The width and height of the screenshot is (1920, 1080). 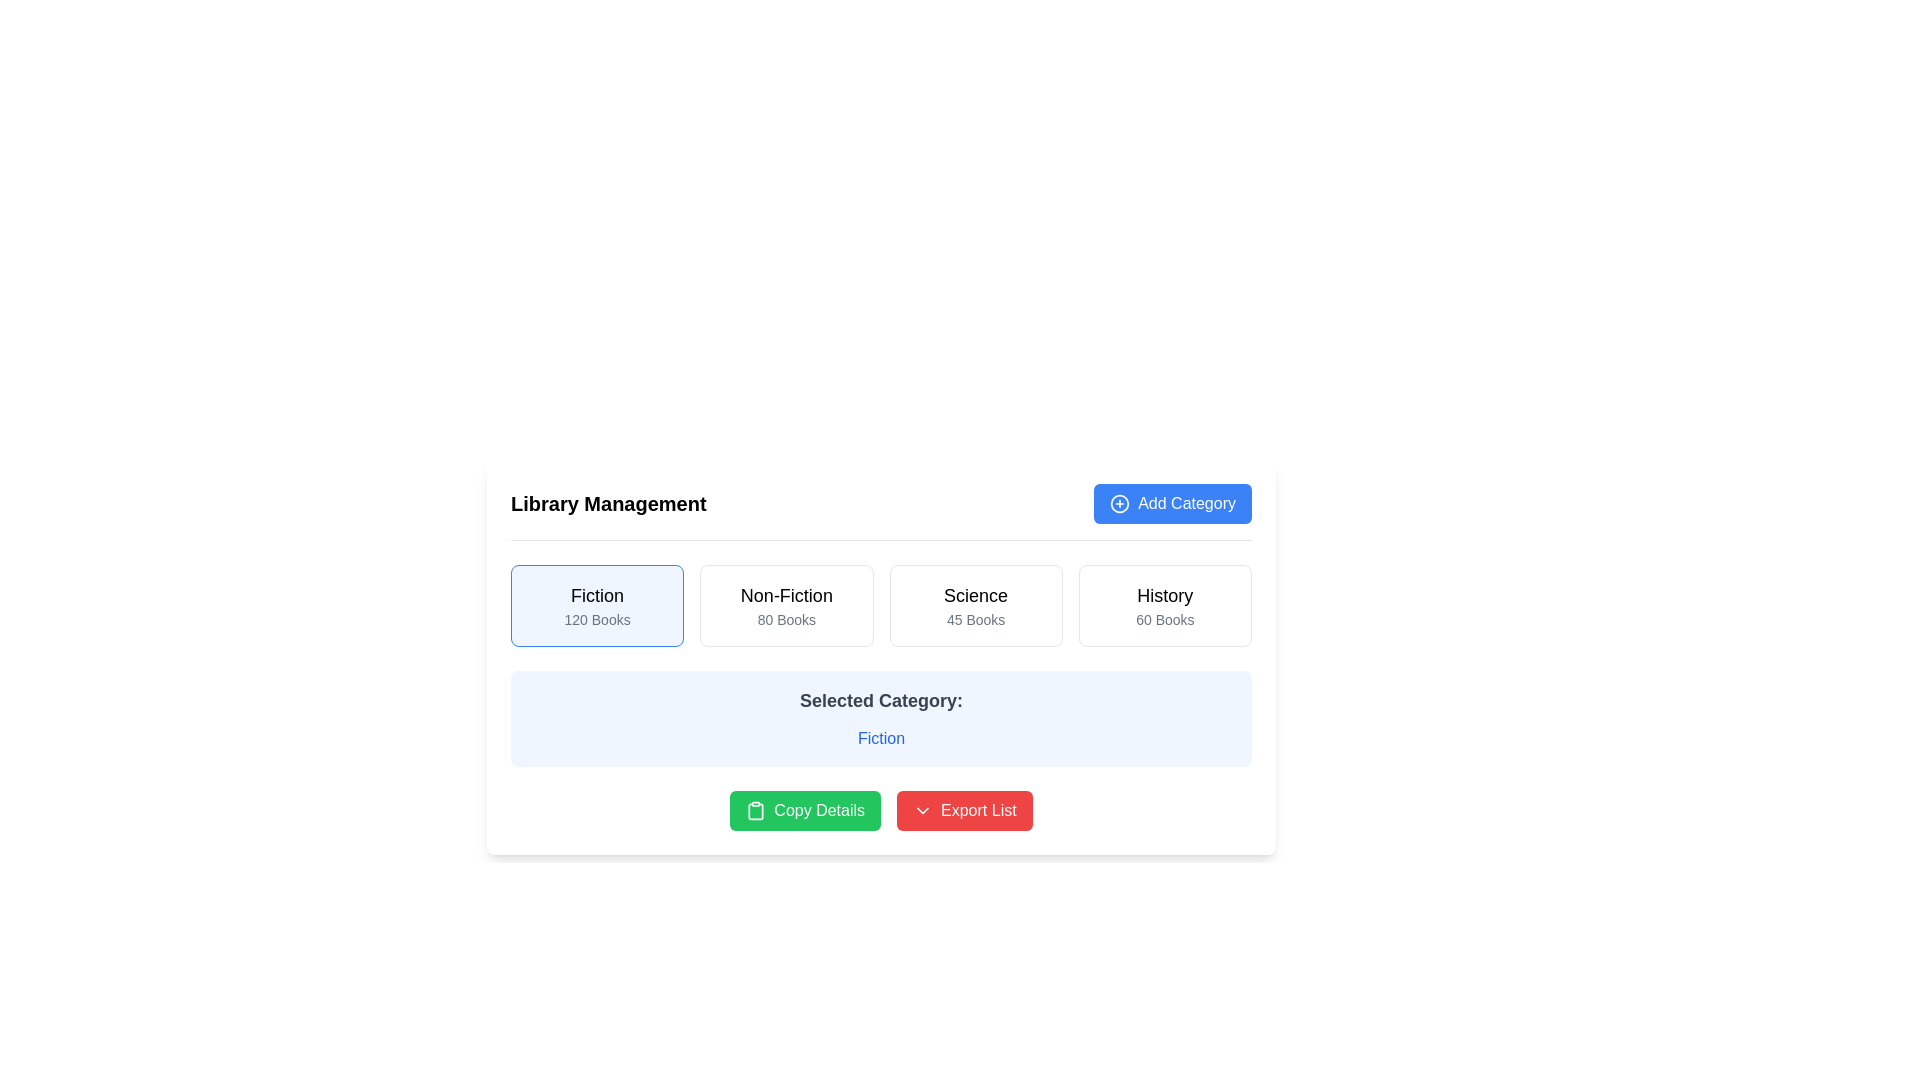 What do you see at coordinates (880, 739) in the screenshot?
I see `the text label styled in blue that reads 'Fiction', located below 'Selected Category:' with a light blue background` at bounding box center [880, 739].